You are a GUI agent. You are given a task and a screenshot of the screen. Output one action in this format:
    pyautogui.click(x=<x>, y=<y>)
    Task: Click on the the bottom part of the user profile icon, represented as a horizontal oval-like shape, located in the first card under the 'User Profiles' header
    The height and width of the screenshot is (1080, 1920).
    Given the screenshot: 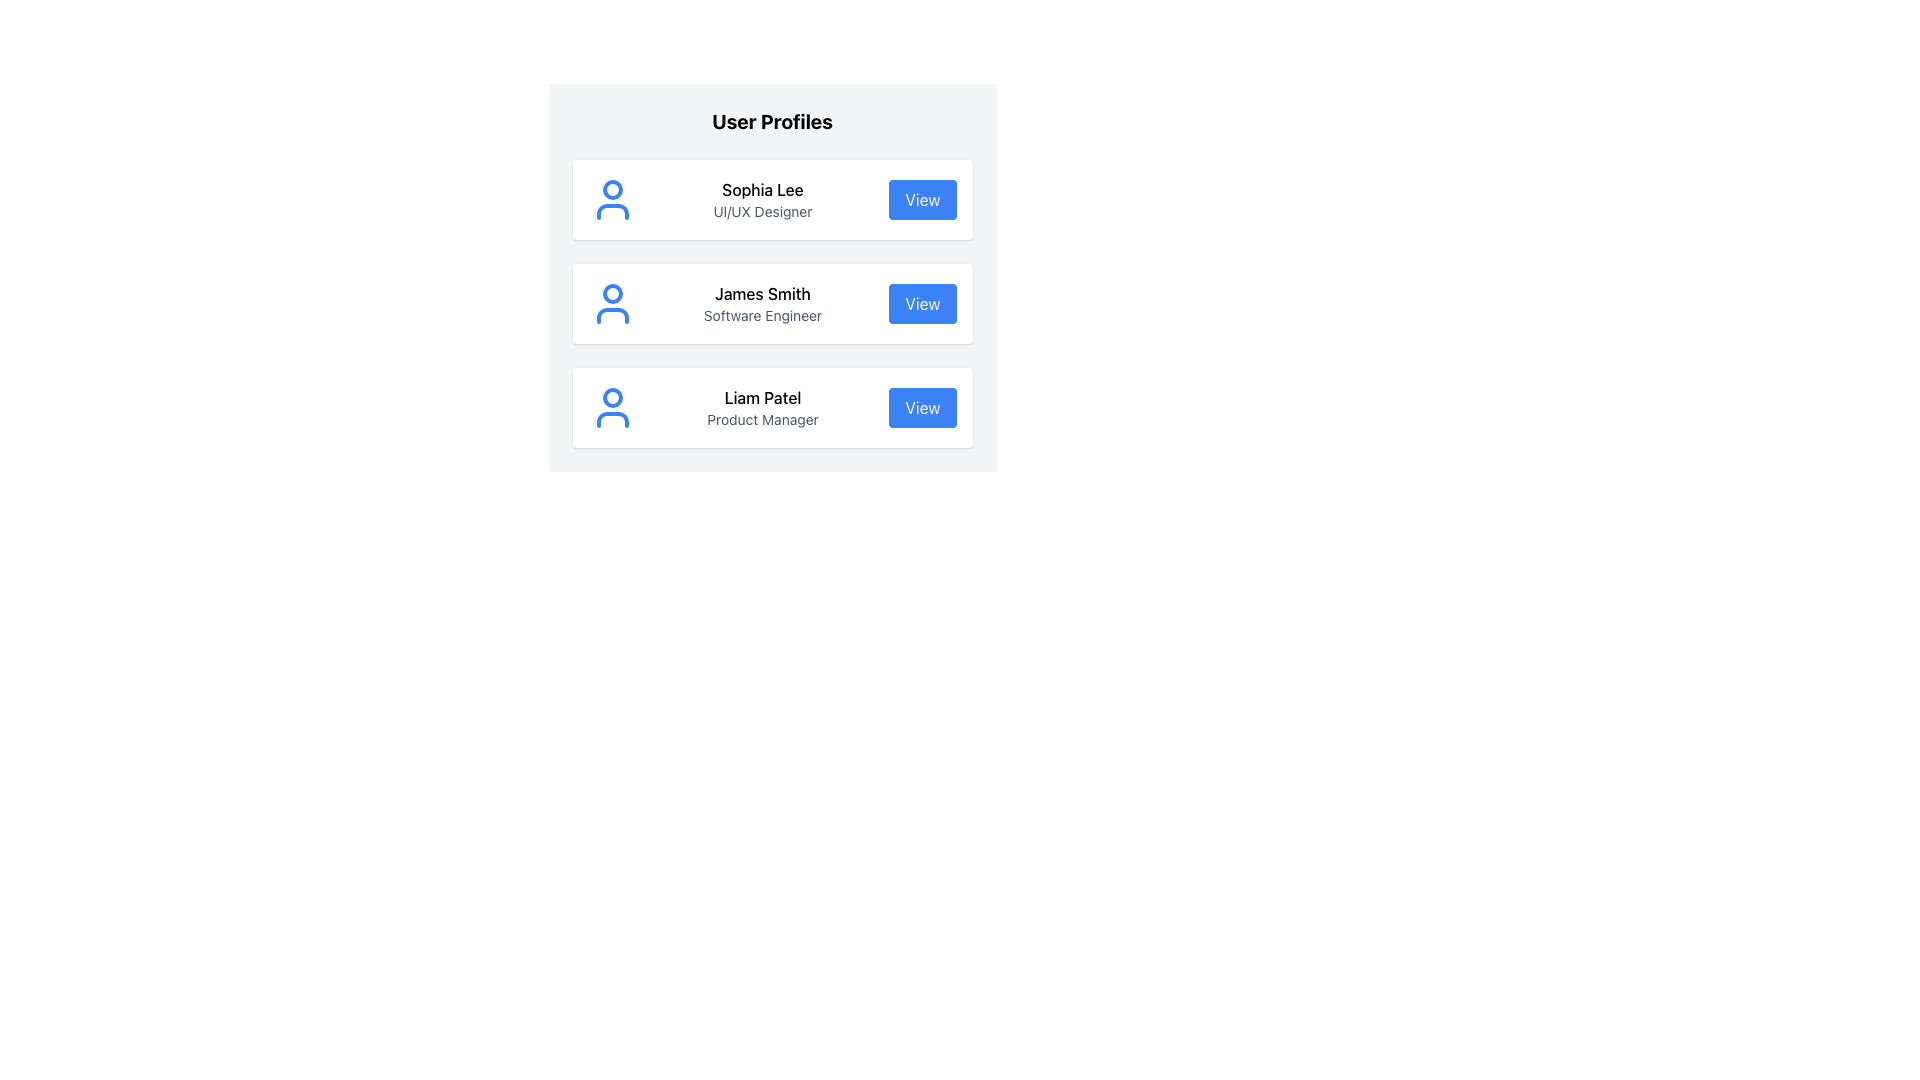 What is the action you would take?
    pyautogui.click(x=611, y=212)
    